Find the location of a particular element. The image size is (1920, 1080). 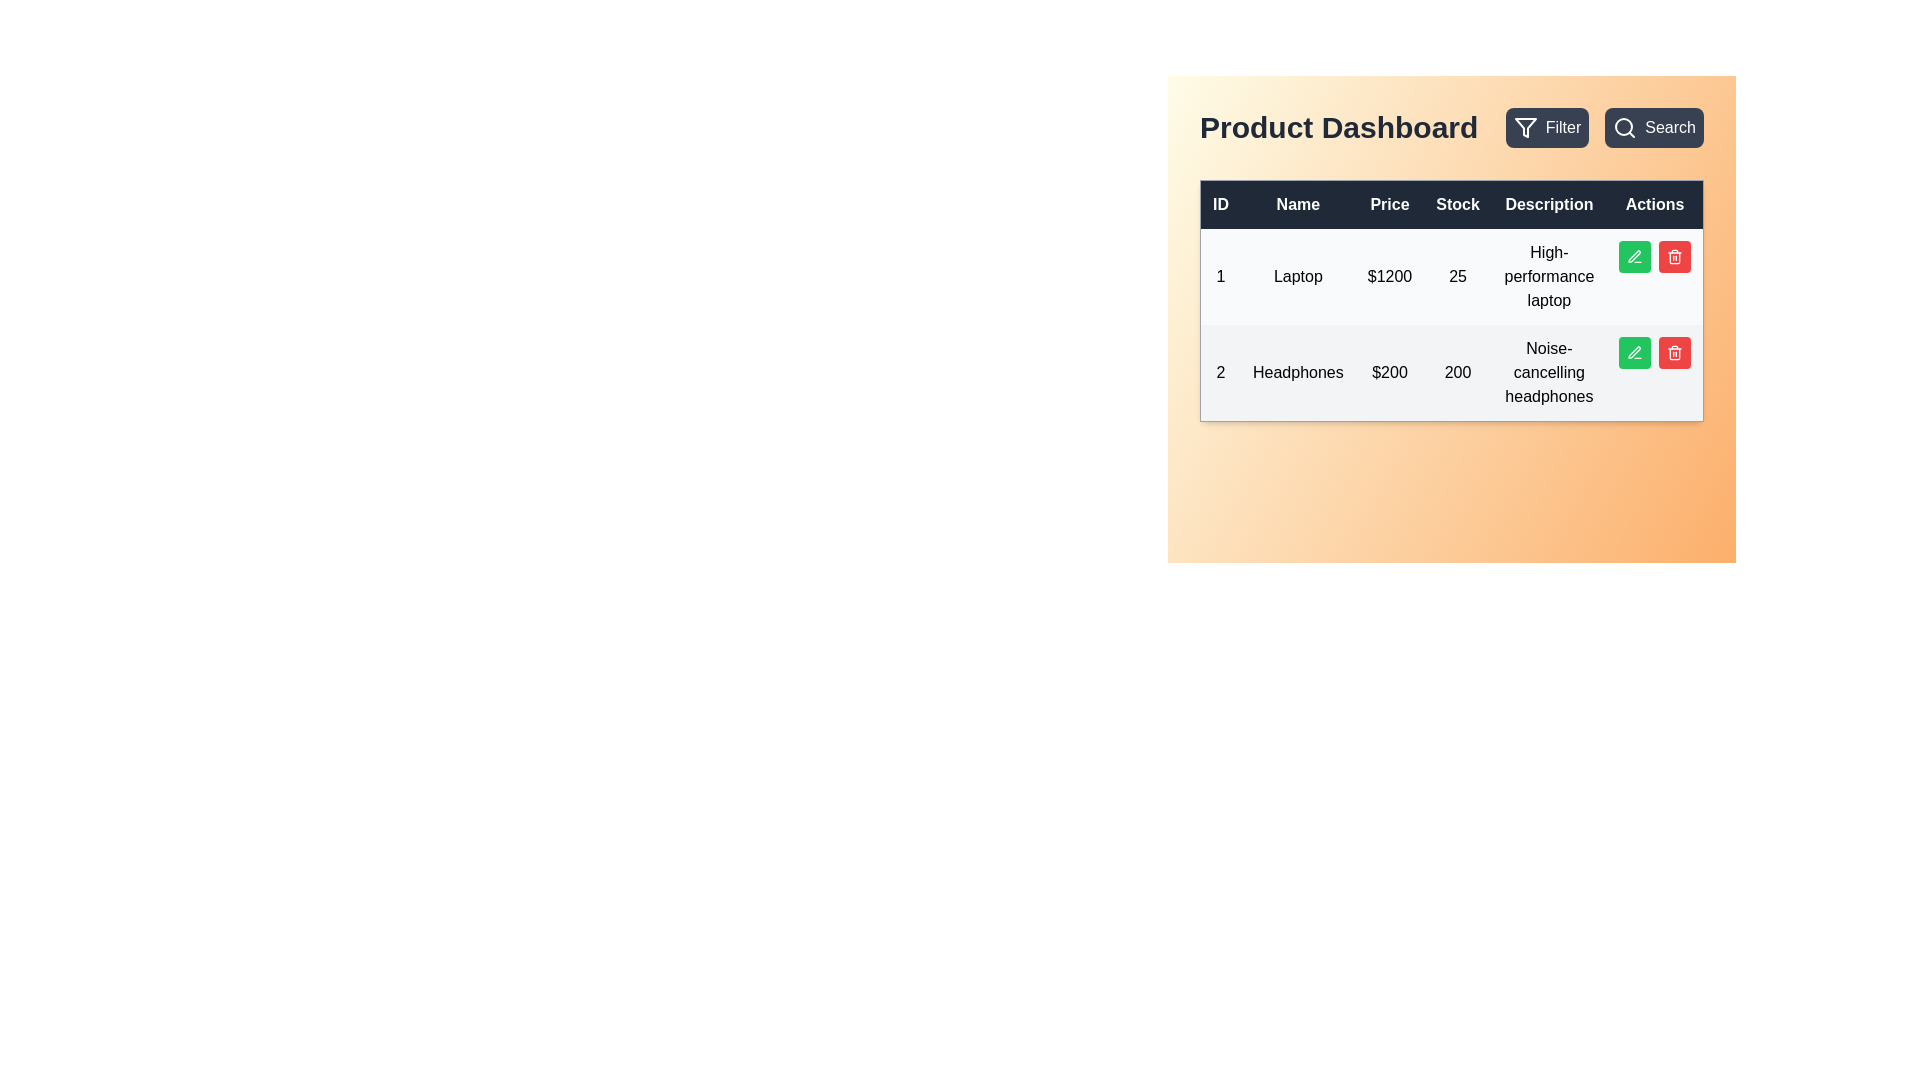

the text label displaying 'Actions', which is the sixth item in the header row of a table, positioned to the far right after the 'Description' column header is located at coordinates (1655, 204).